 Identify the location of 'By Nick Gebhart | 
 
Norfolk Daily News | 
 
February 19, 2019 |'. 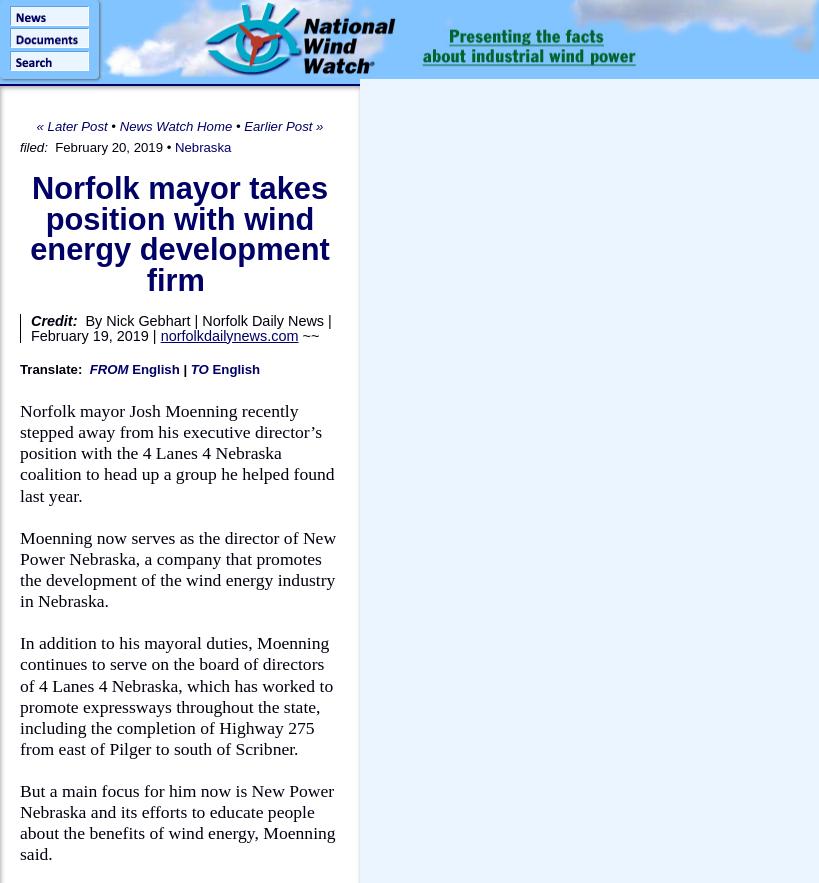
(180, 327).